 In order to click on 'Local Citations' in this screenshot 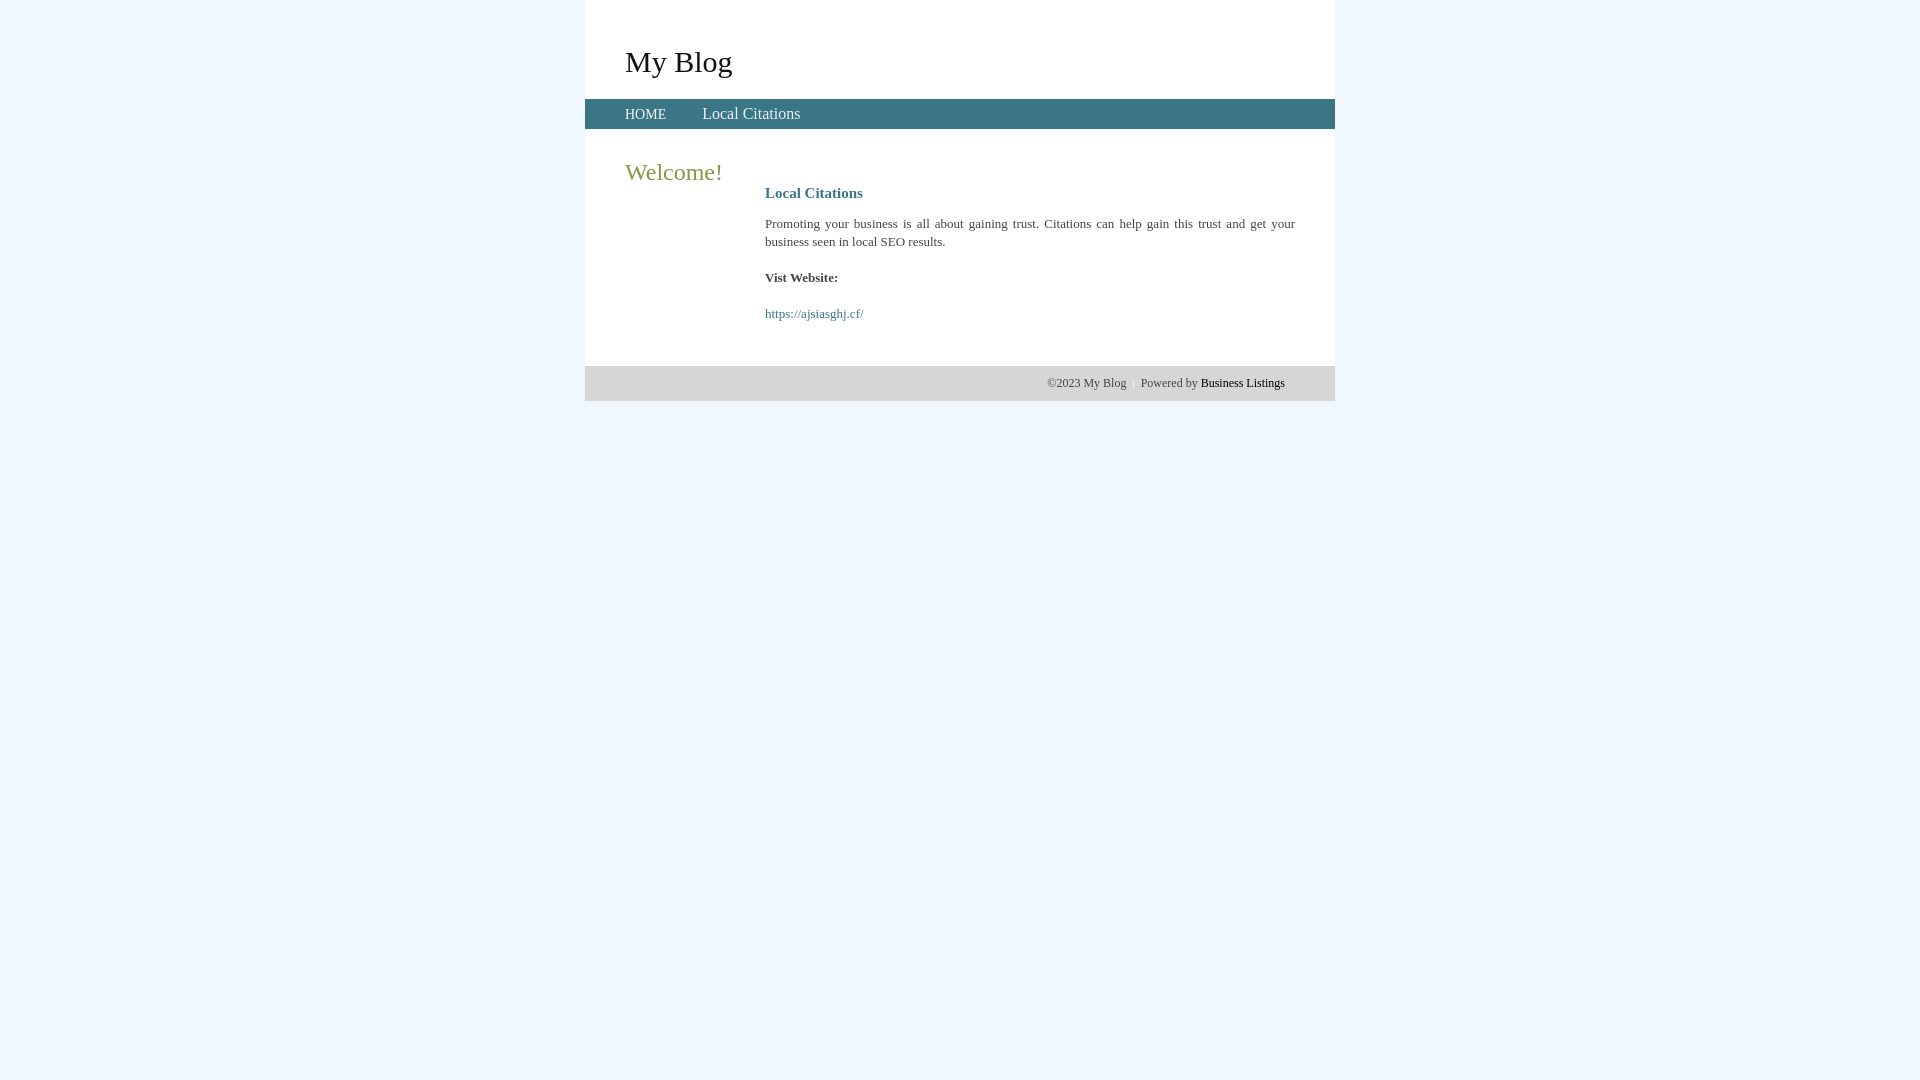, I will do `click(701, 113)`.